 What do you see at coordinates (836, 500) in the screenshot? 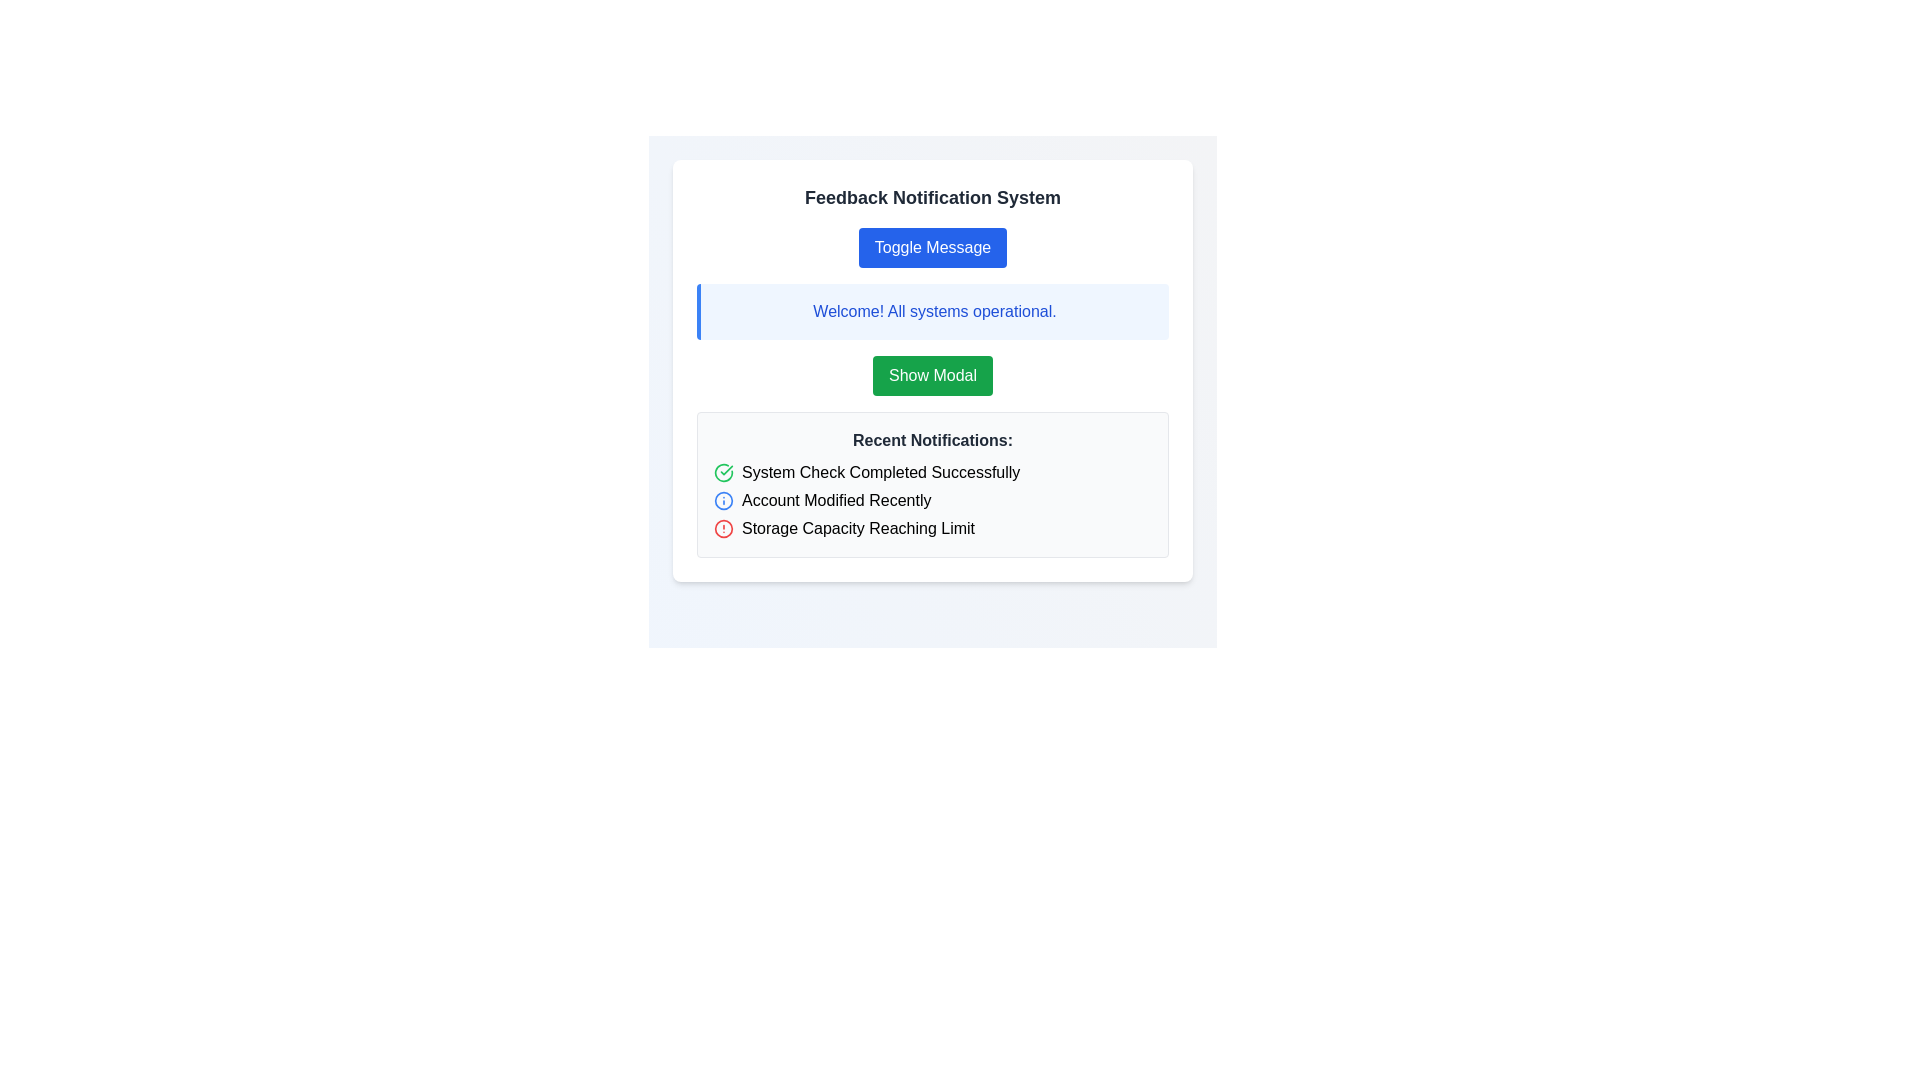
I see `the static text element displaying 'Account Modified Recently', which is the second item in a vertical list of notifications, marked by a blue information icon` at bounding box center [836, 500].